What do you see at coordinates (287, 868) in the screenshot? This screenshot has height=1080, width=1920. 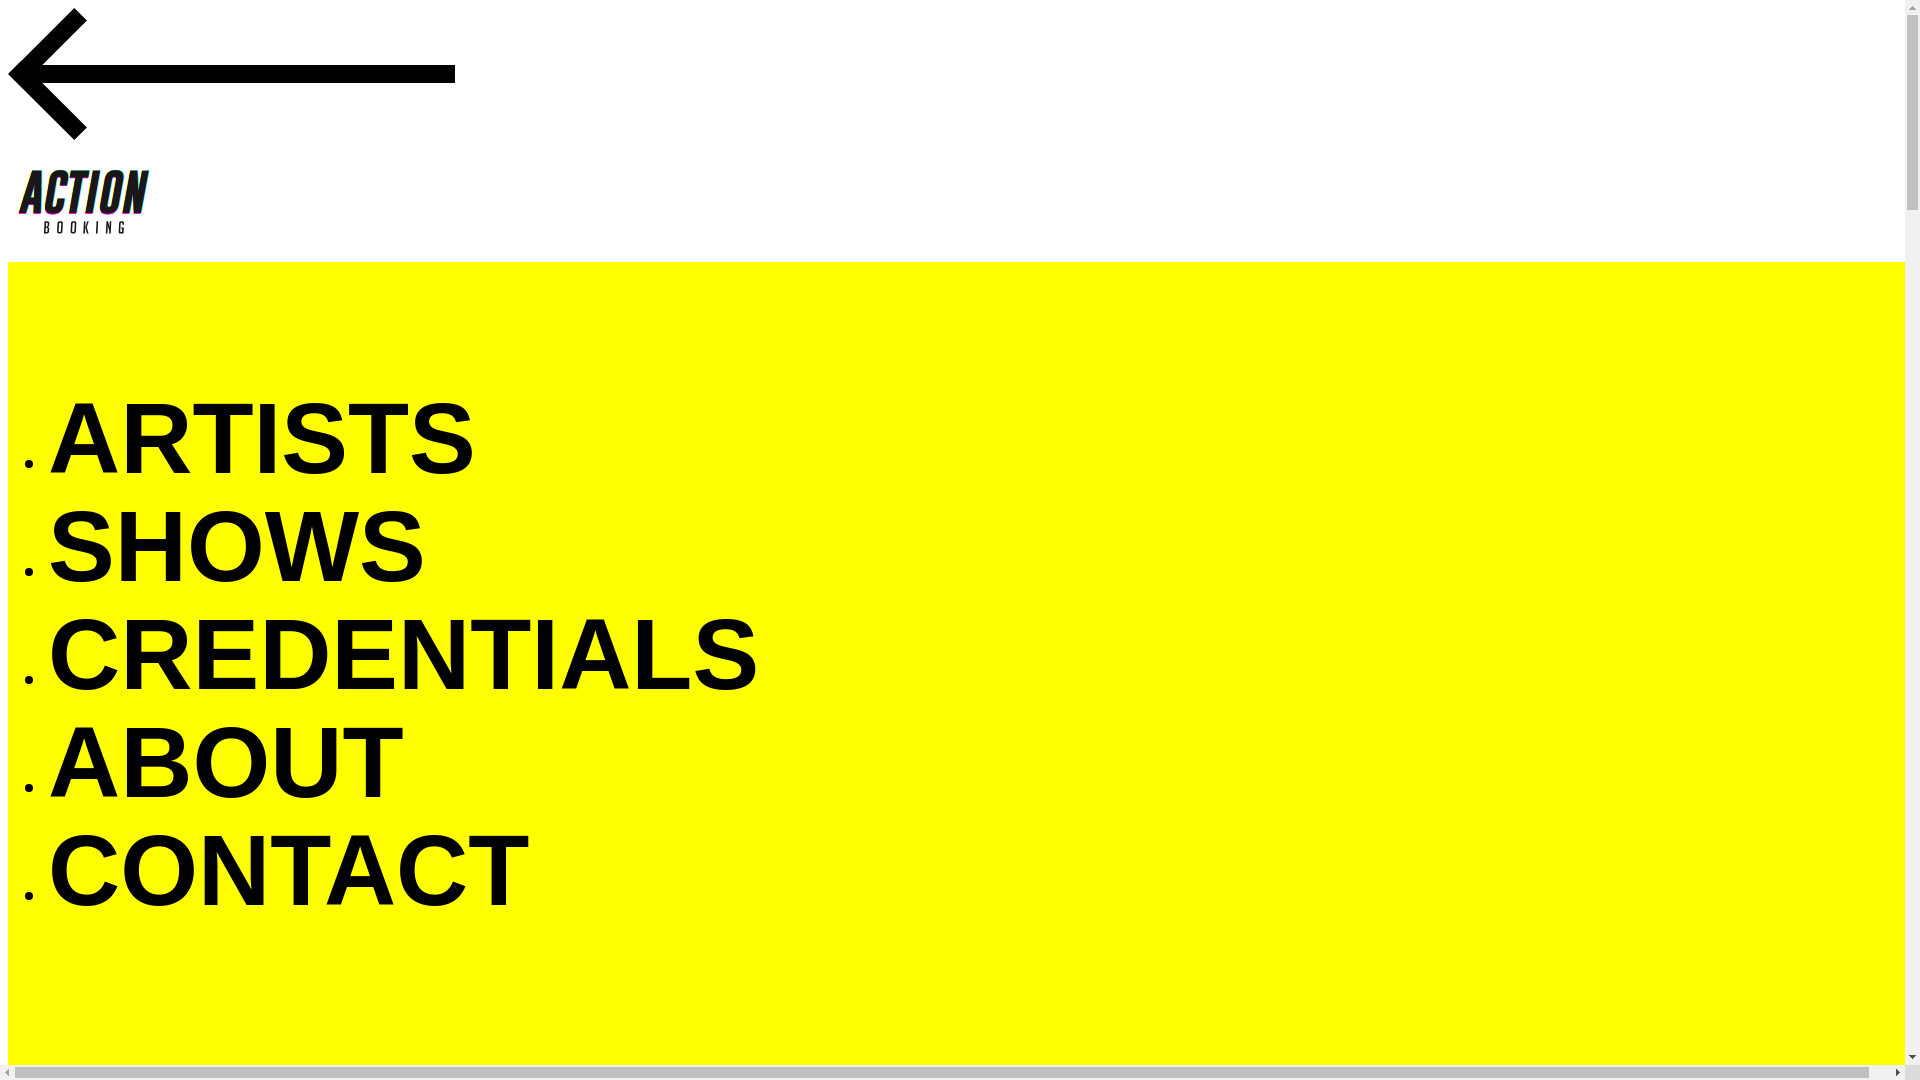 I see `'CONTACT'` at bounding box center [287, 868].